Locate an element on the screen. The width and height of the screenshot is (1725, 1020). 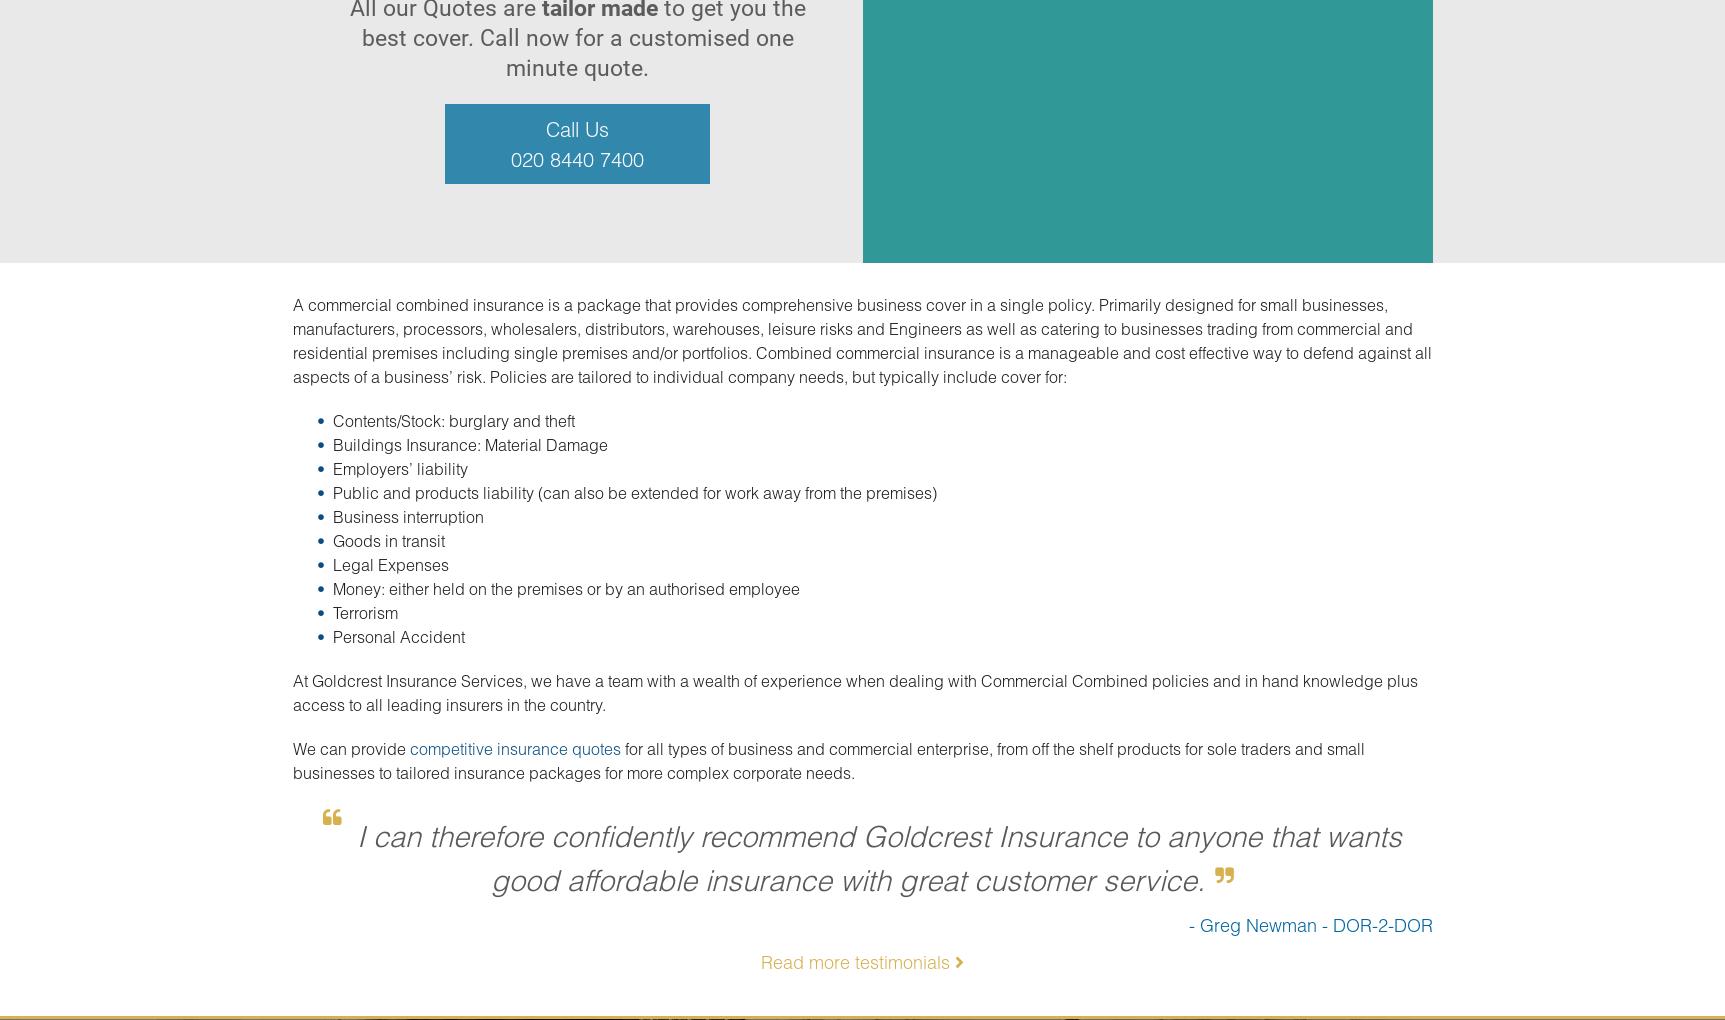
'Employers’ liability' is located at coordinates (332, 468).